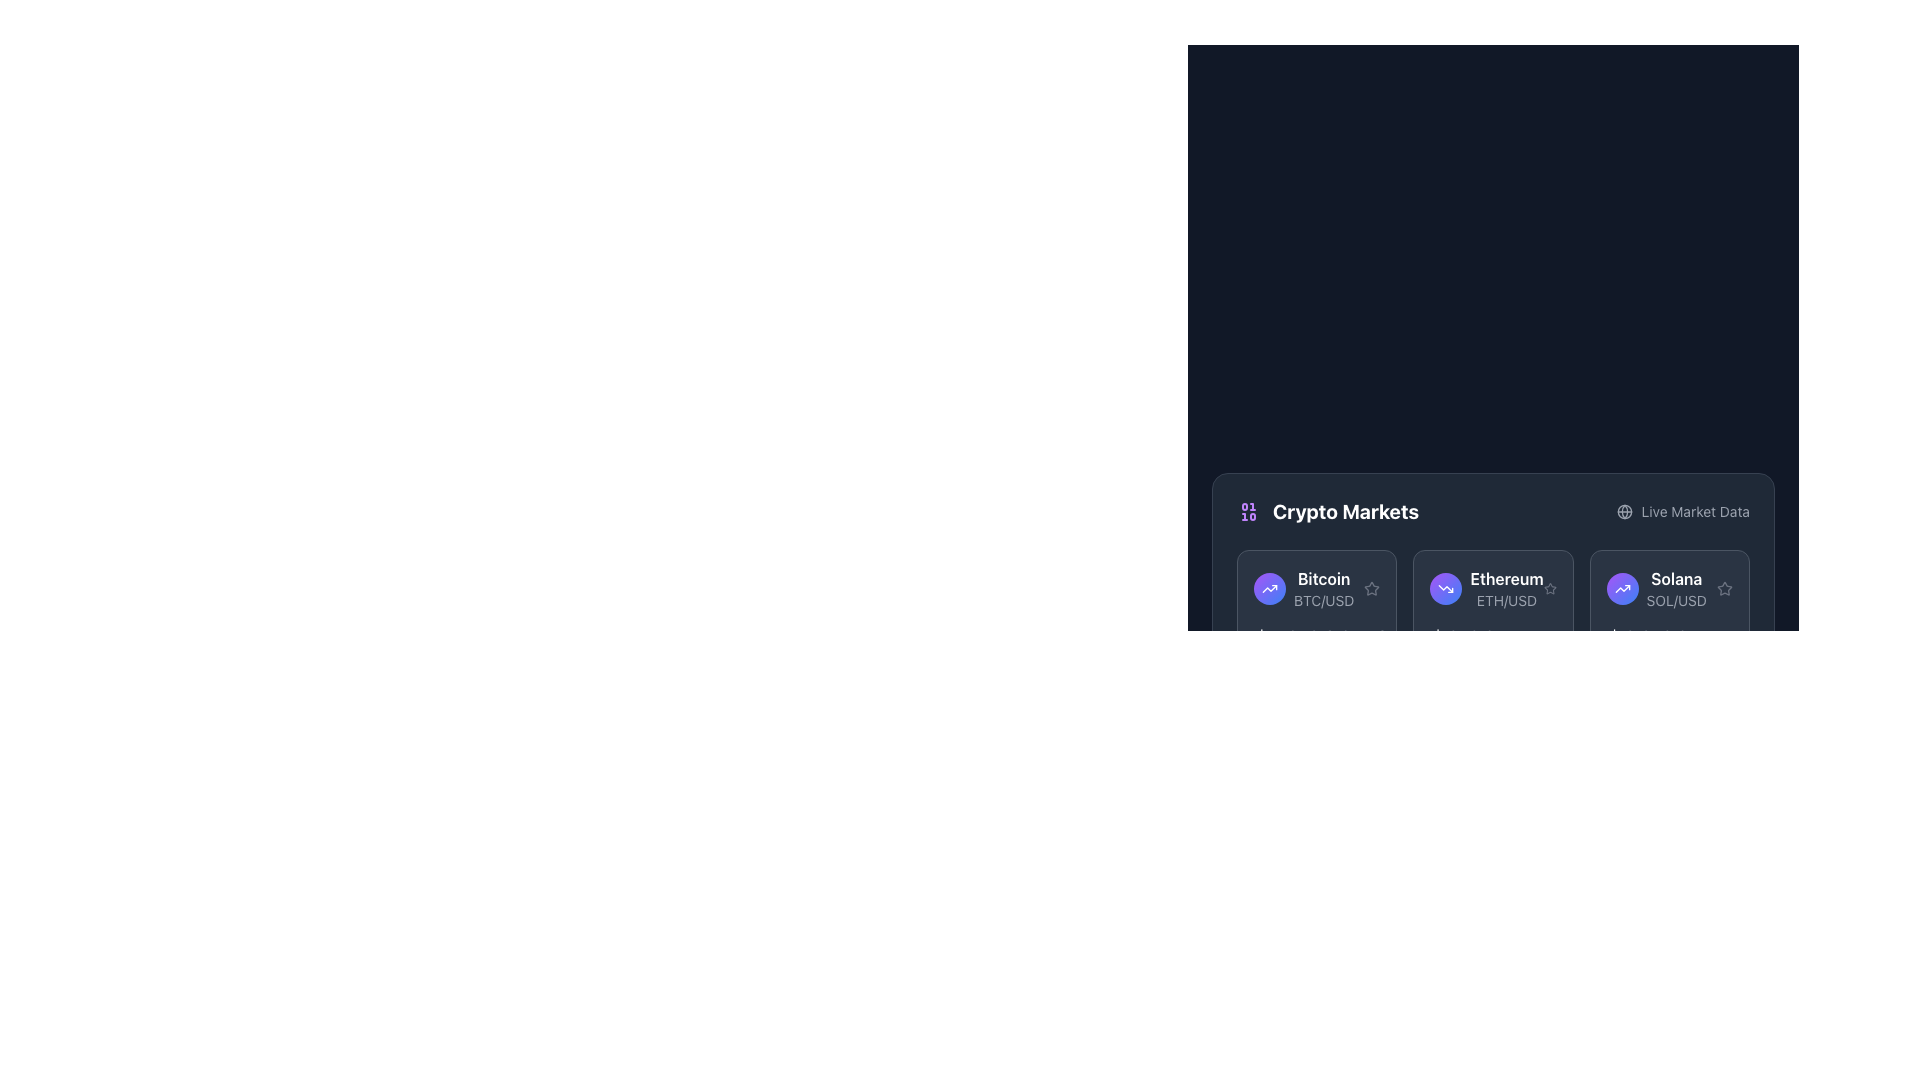 This screenshot has width=1920, height=1080. What do you see at coordinates (1493, 639) in the screenshot?
I see `the informational display showing the current price of Ethereum and the percentage change indicator, located in the bottom-right portion of the Ethereum card` at bounding box center [1493, 639].